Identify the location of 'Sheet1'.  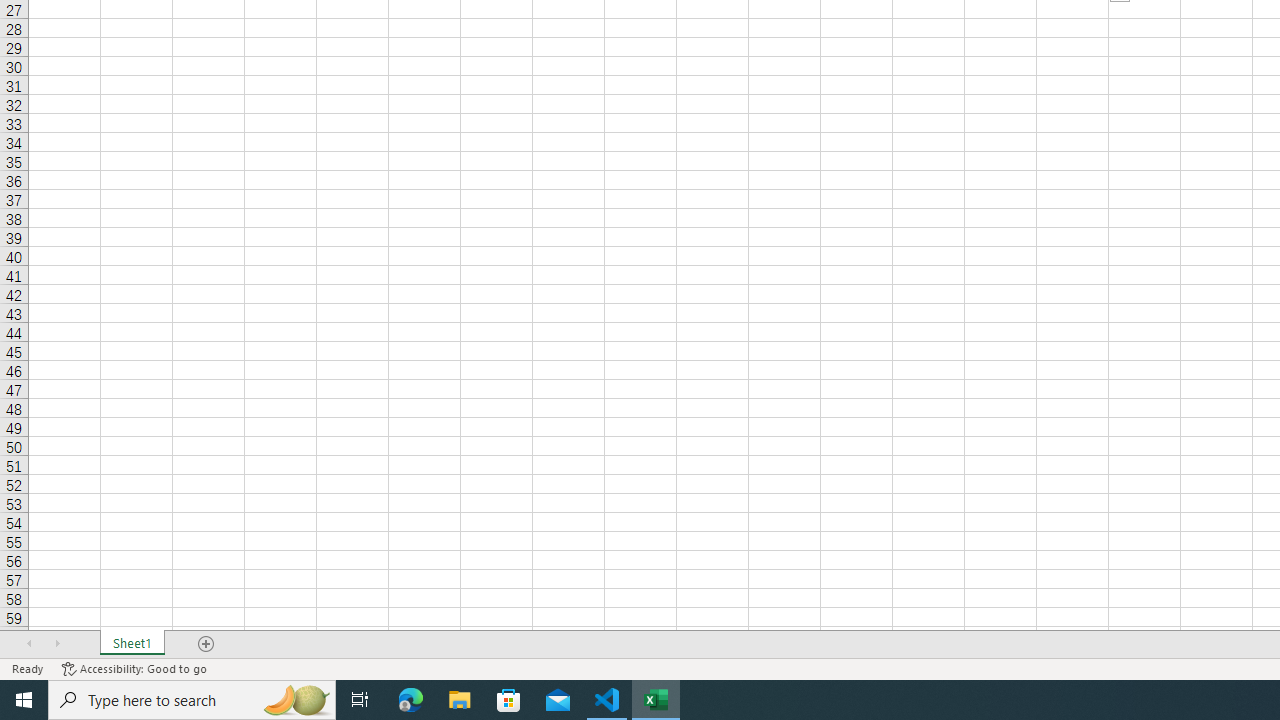
(131, 644).